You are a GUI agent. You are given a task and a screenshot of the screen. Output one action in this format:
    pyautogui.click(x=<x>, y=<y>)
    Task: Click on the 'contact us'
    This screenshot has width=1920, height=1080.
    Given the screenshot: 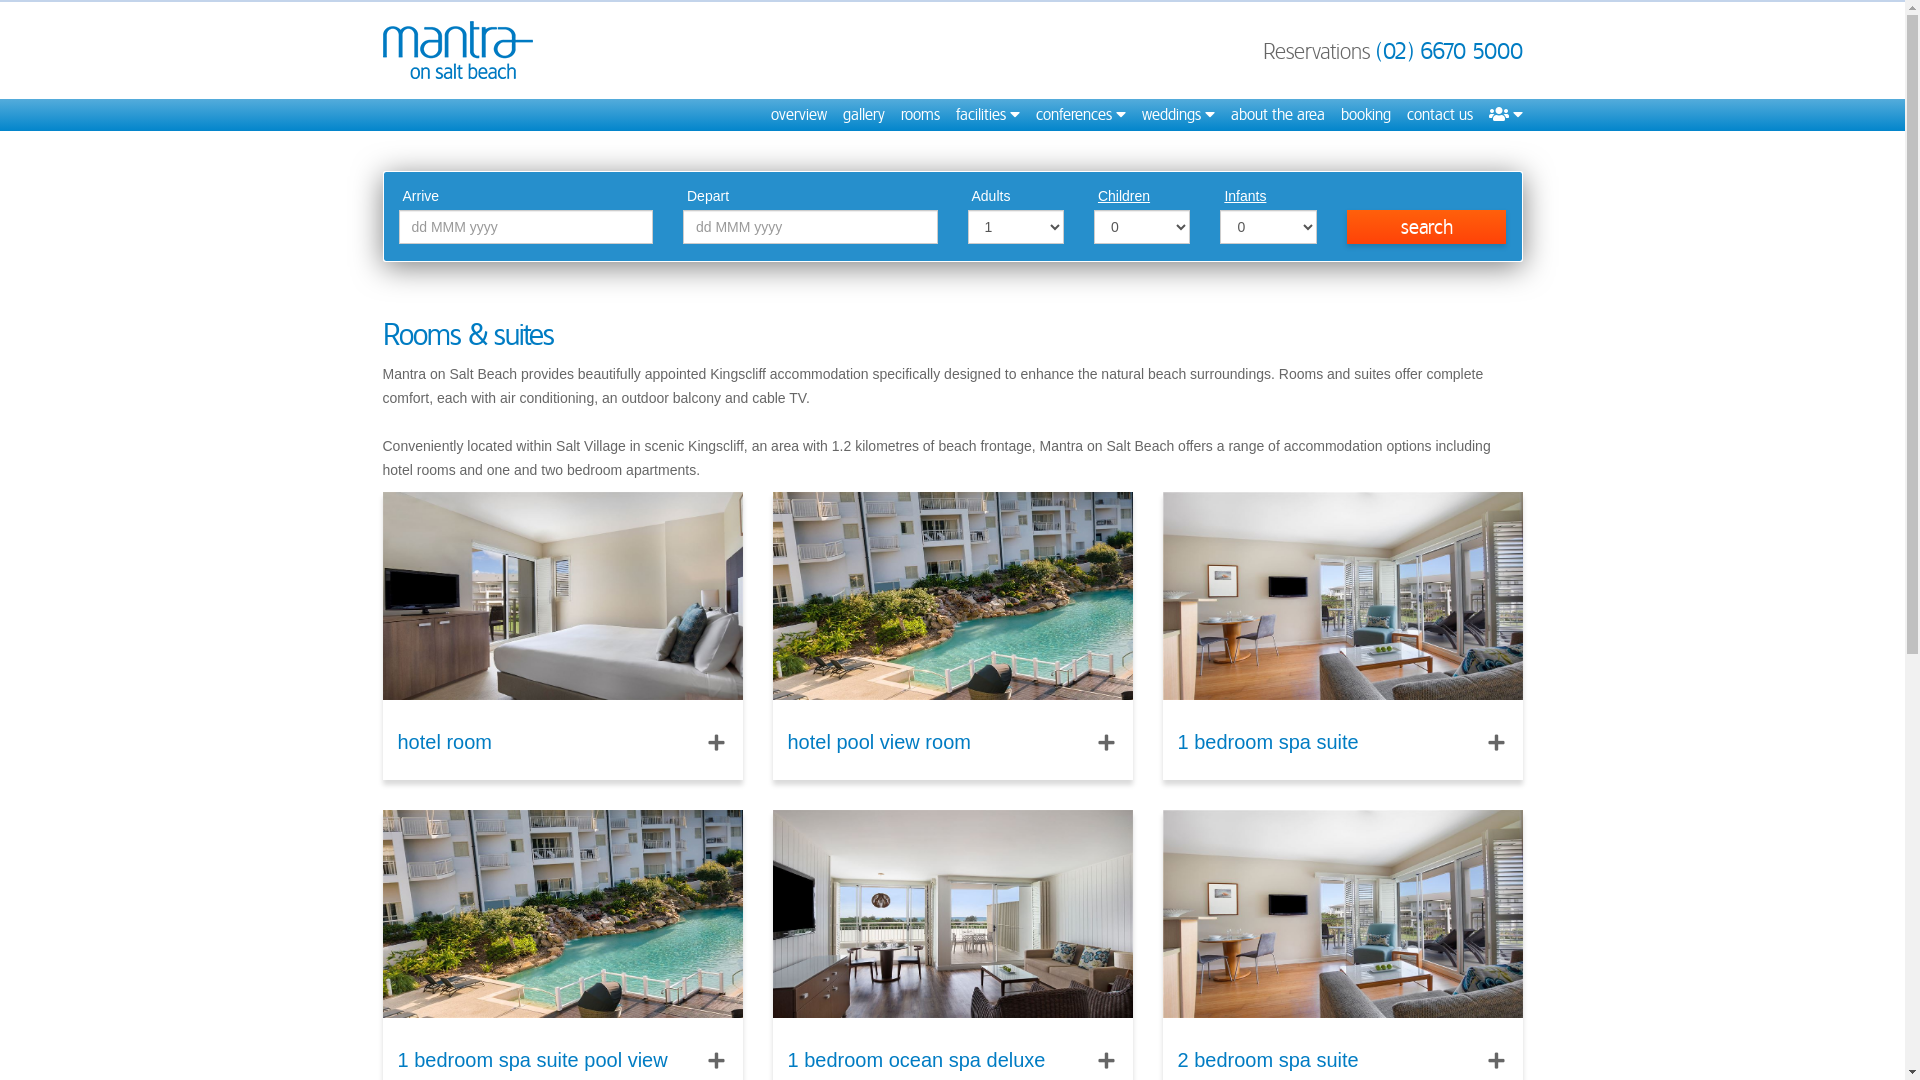 What is the action you would take?
    pyautogui.click(x=1438, y=115)
    